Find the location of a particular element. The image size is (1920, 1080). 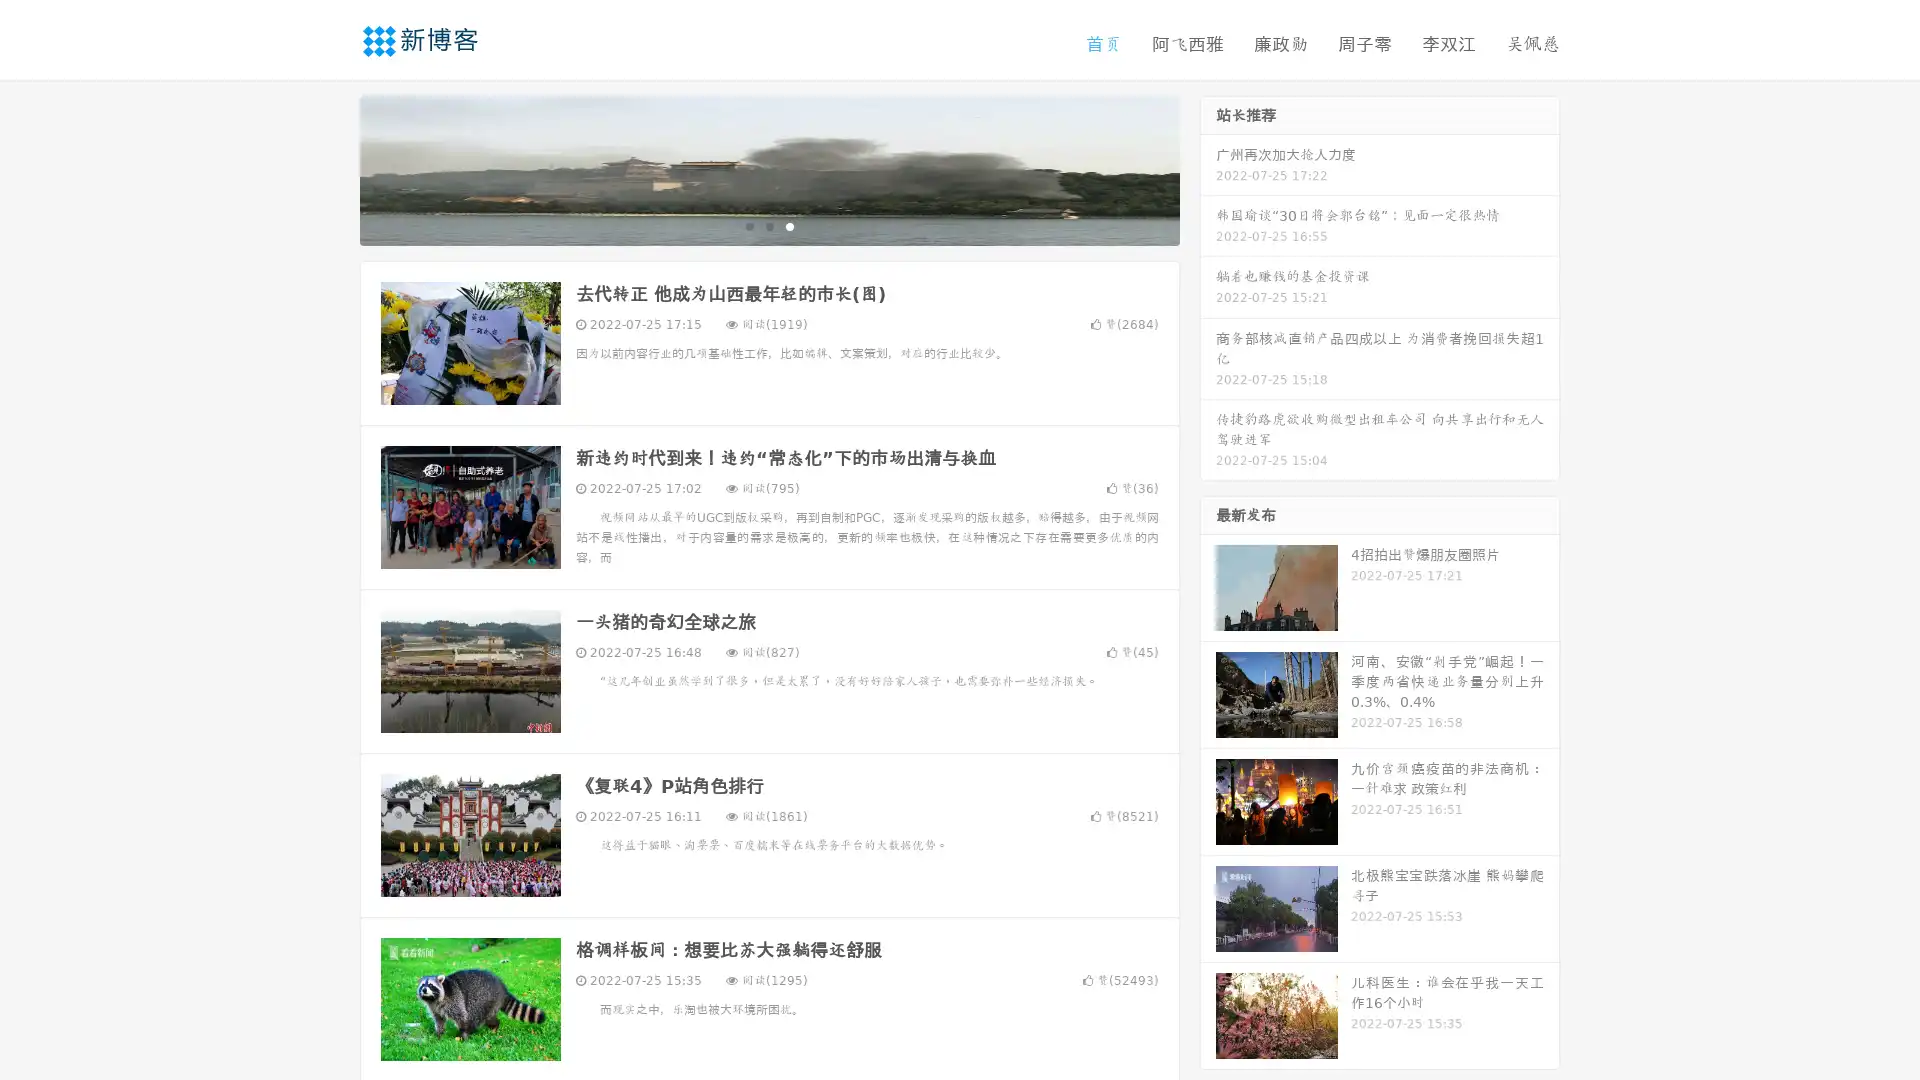

Previous slide is located at coordinates (330, 168).